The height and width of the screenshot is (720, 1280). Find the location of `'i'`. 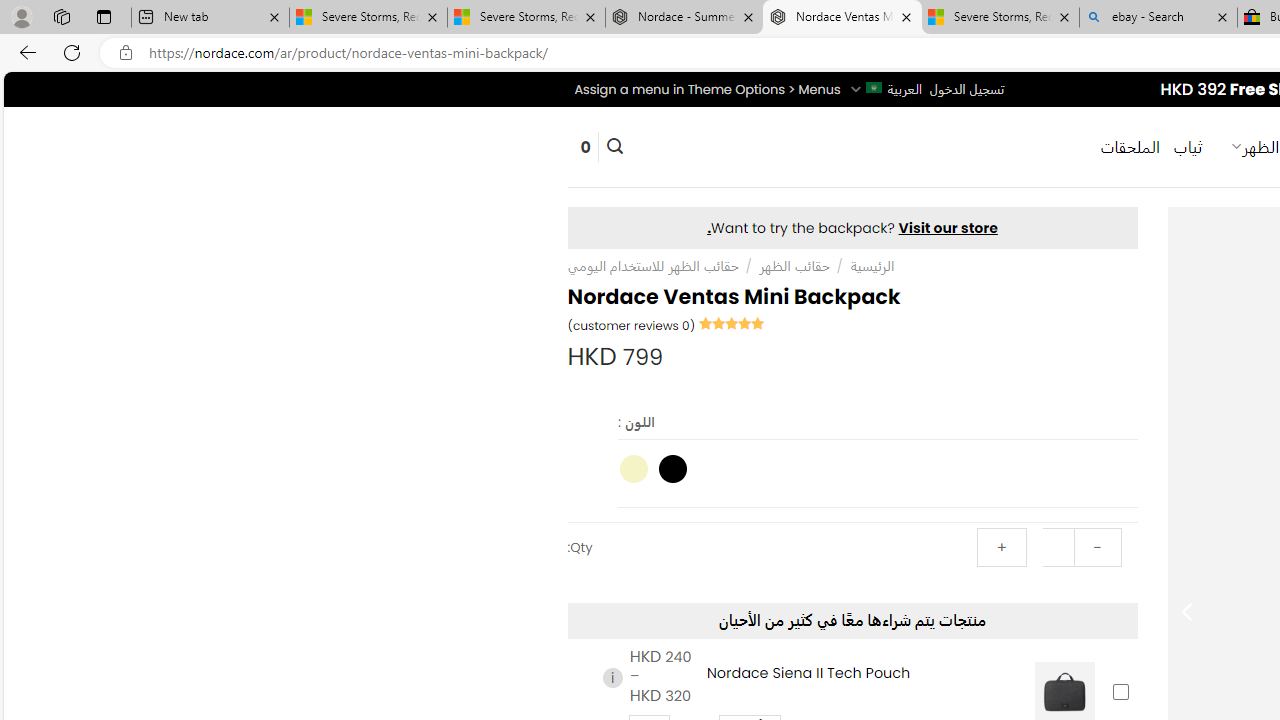

'i' is located at coordinates (611, 676).